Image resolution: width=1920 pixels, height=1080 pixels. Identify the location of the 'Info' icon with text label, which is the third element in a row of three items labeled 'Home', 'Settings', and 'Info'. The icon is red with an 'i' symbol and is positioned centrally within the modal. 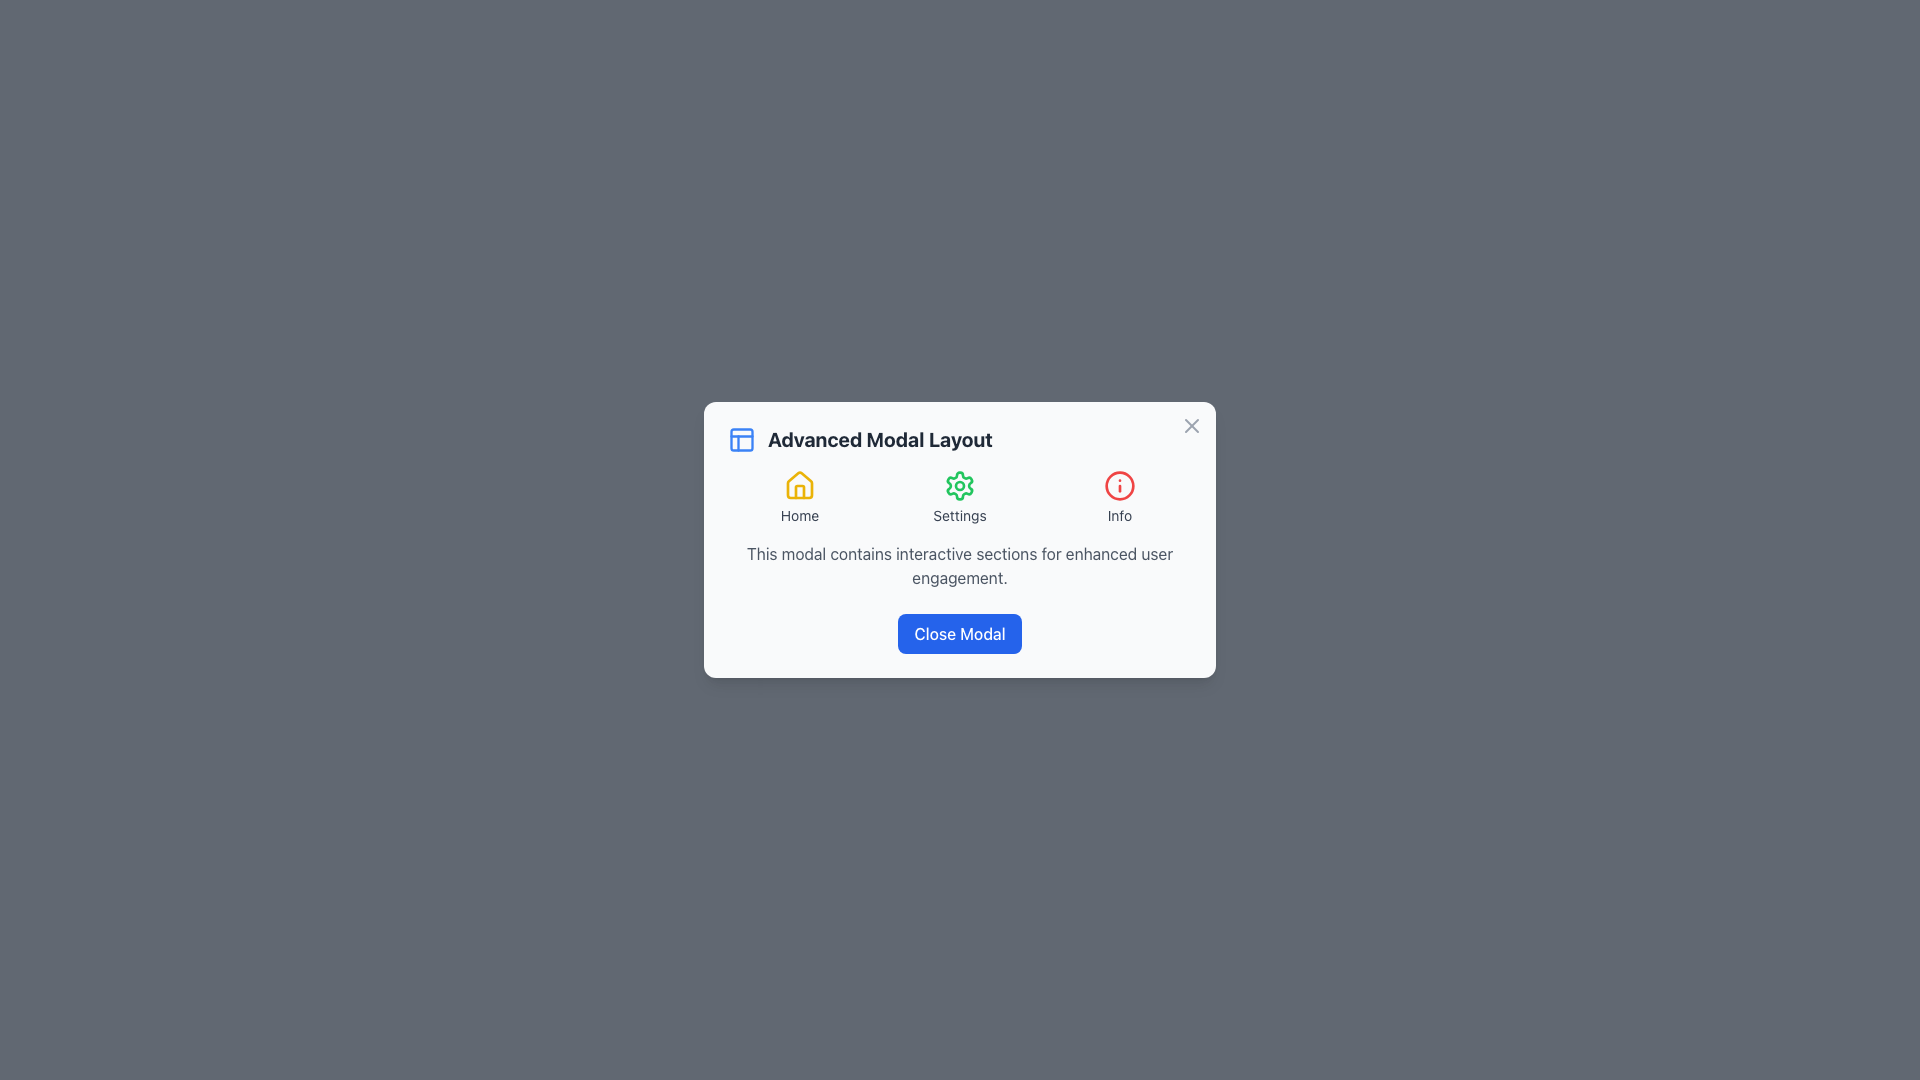
(1118, 496).